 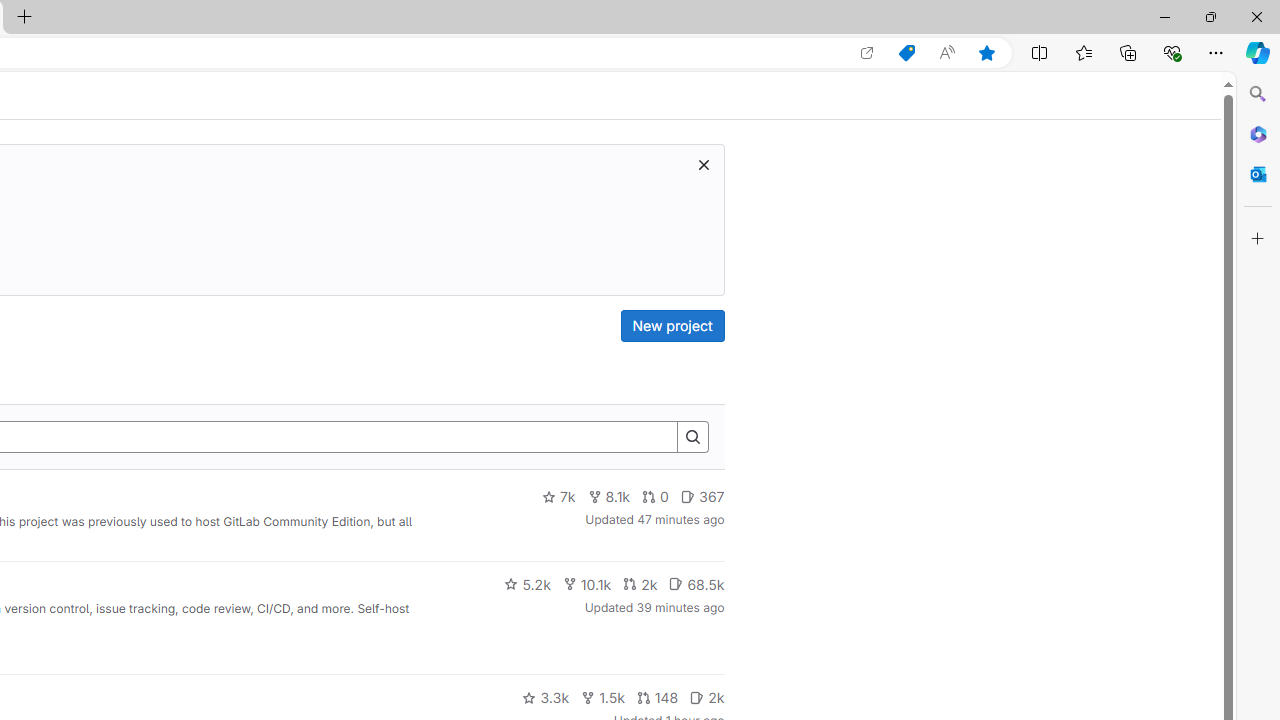 I want to click on '148', so click(x=657, y=697).